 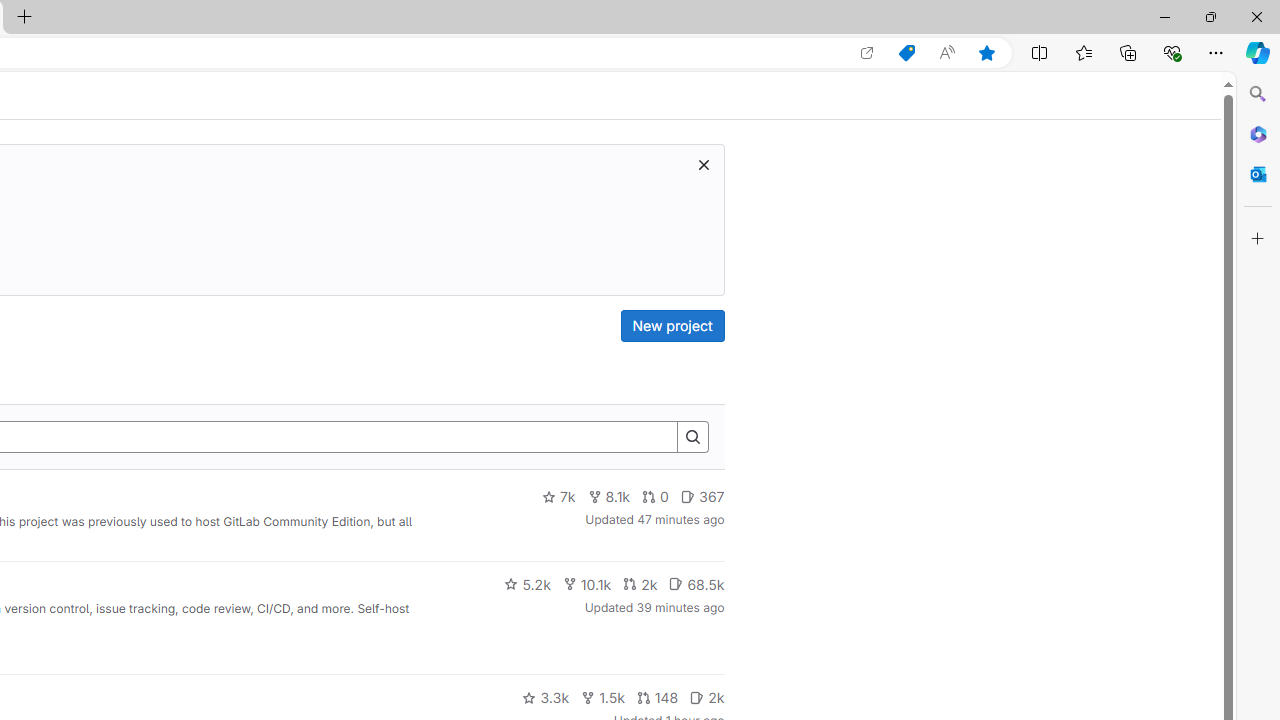 I want to click on '148', so click(x=657, y=697).